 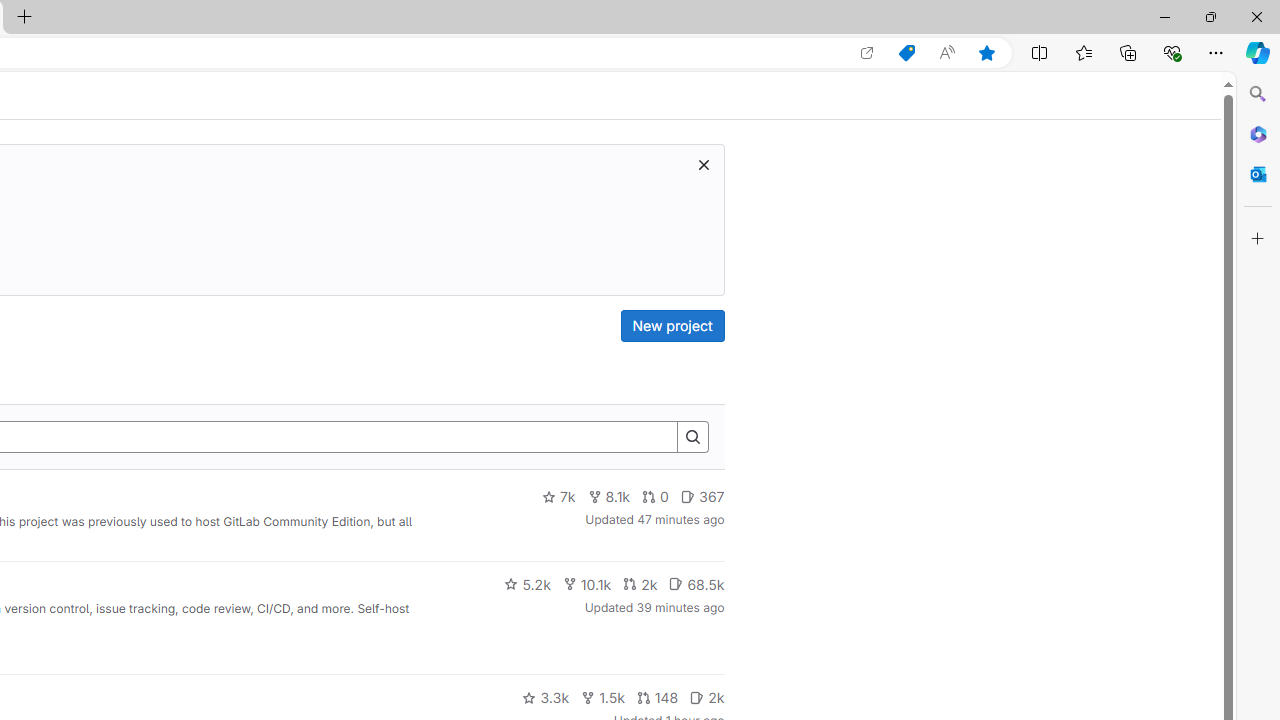 I want to click on '148', so click(x=657, y=697).